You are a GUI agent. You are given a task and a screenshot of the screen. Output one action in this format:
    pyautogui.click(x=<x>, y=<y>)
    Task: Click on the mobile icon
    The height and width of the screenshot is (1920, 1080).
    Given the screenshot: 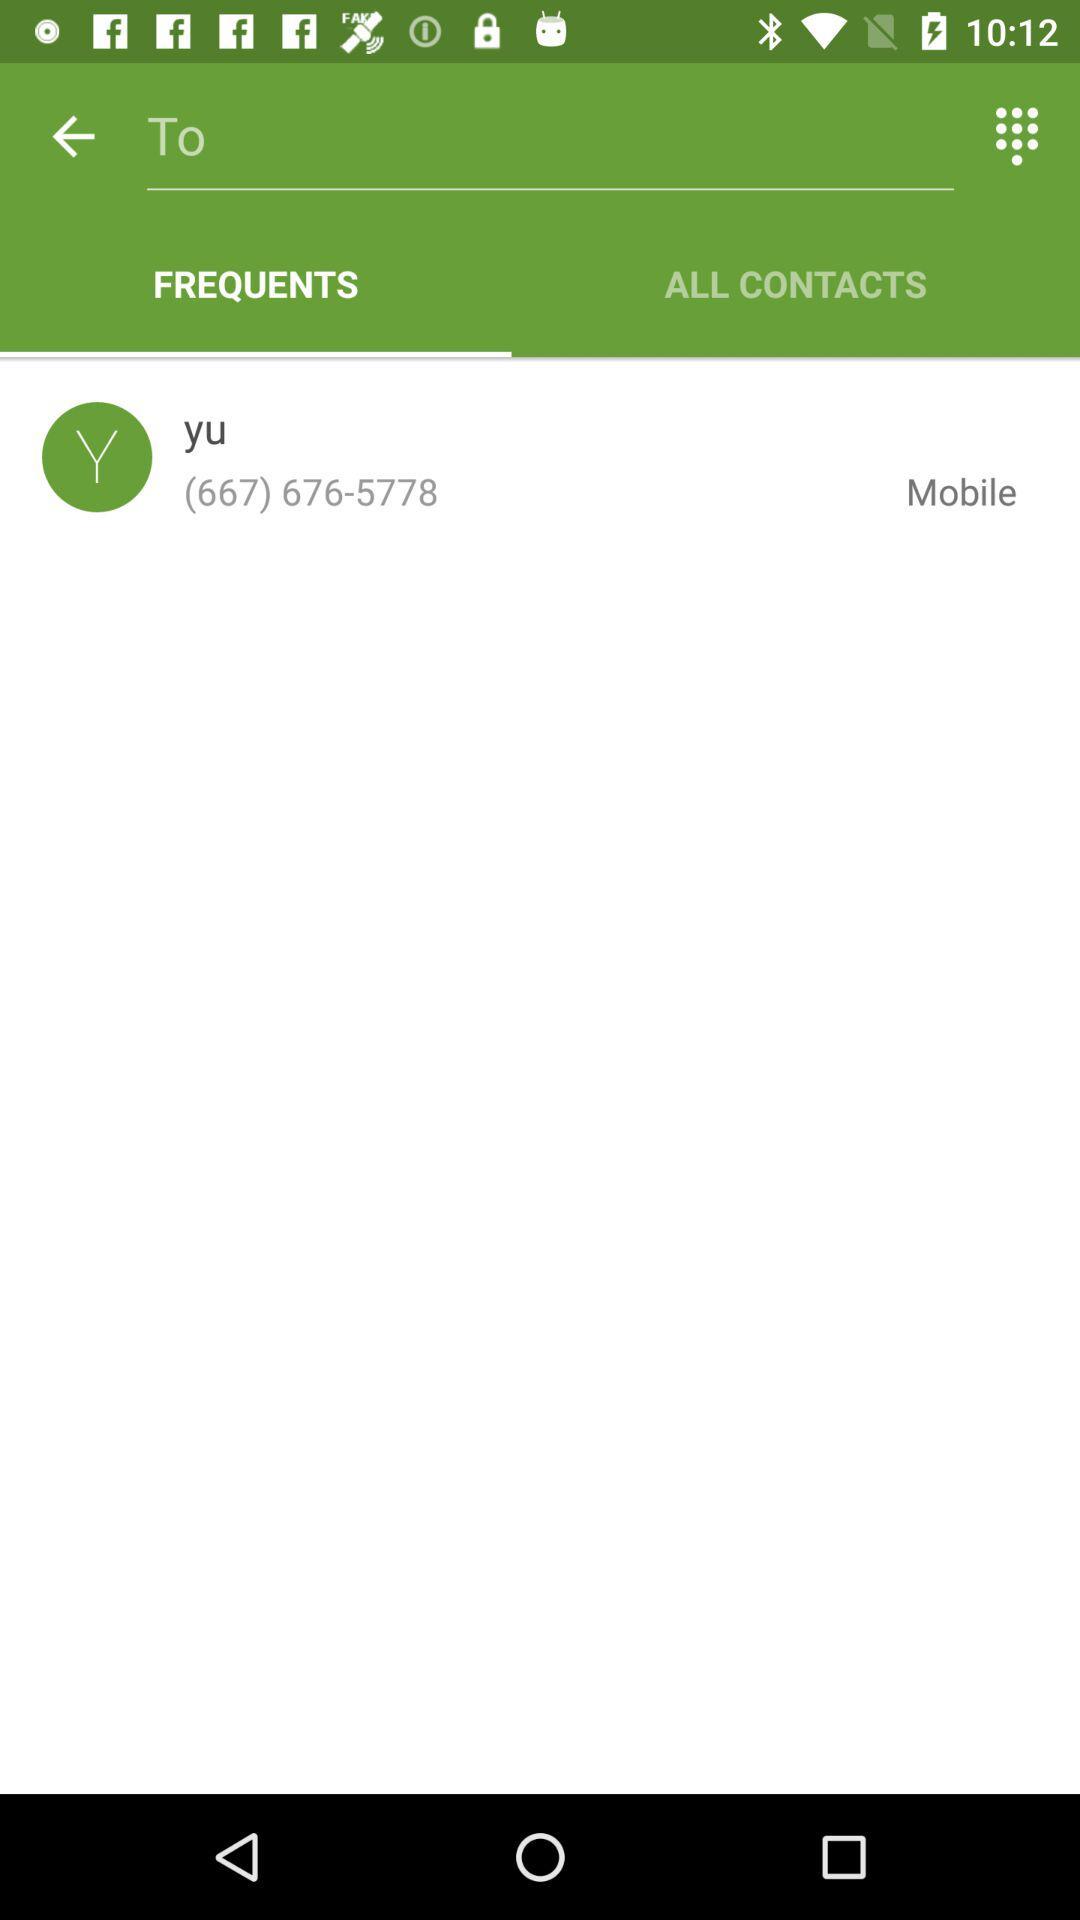 What is the action you would take?
    pyautogui.click(x=945, y=491)
    